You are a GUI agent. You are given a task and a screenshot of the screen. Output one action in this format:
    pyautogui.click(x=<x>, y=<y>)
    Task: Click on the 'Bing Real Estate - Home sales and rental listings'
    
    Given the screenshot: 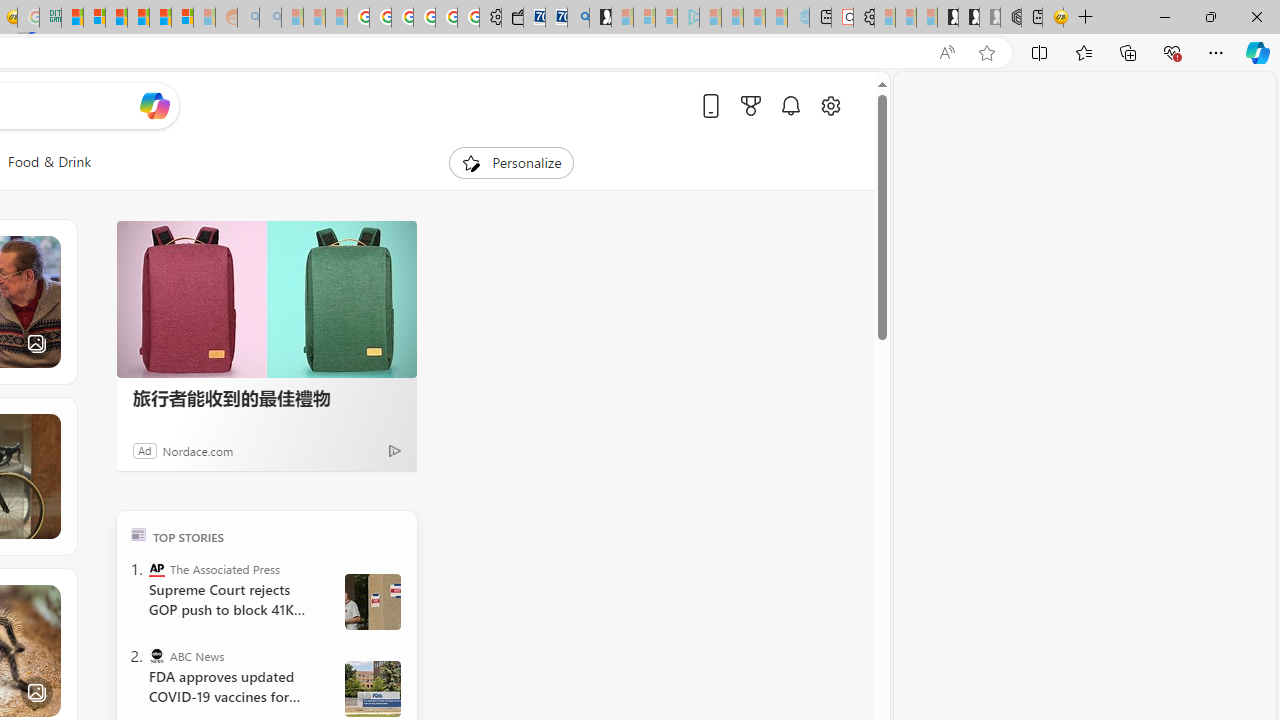 What is the action you would take?
    pyautogui.click(x=577, y=17)
    